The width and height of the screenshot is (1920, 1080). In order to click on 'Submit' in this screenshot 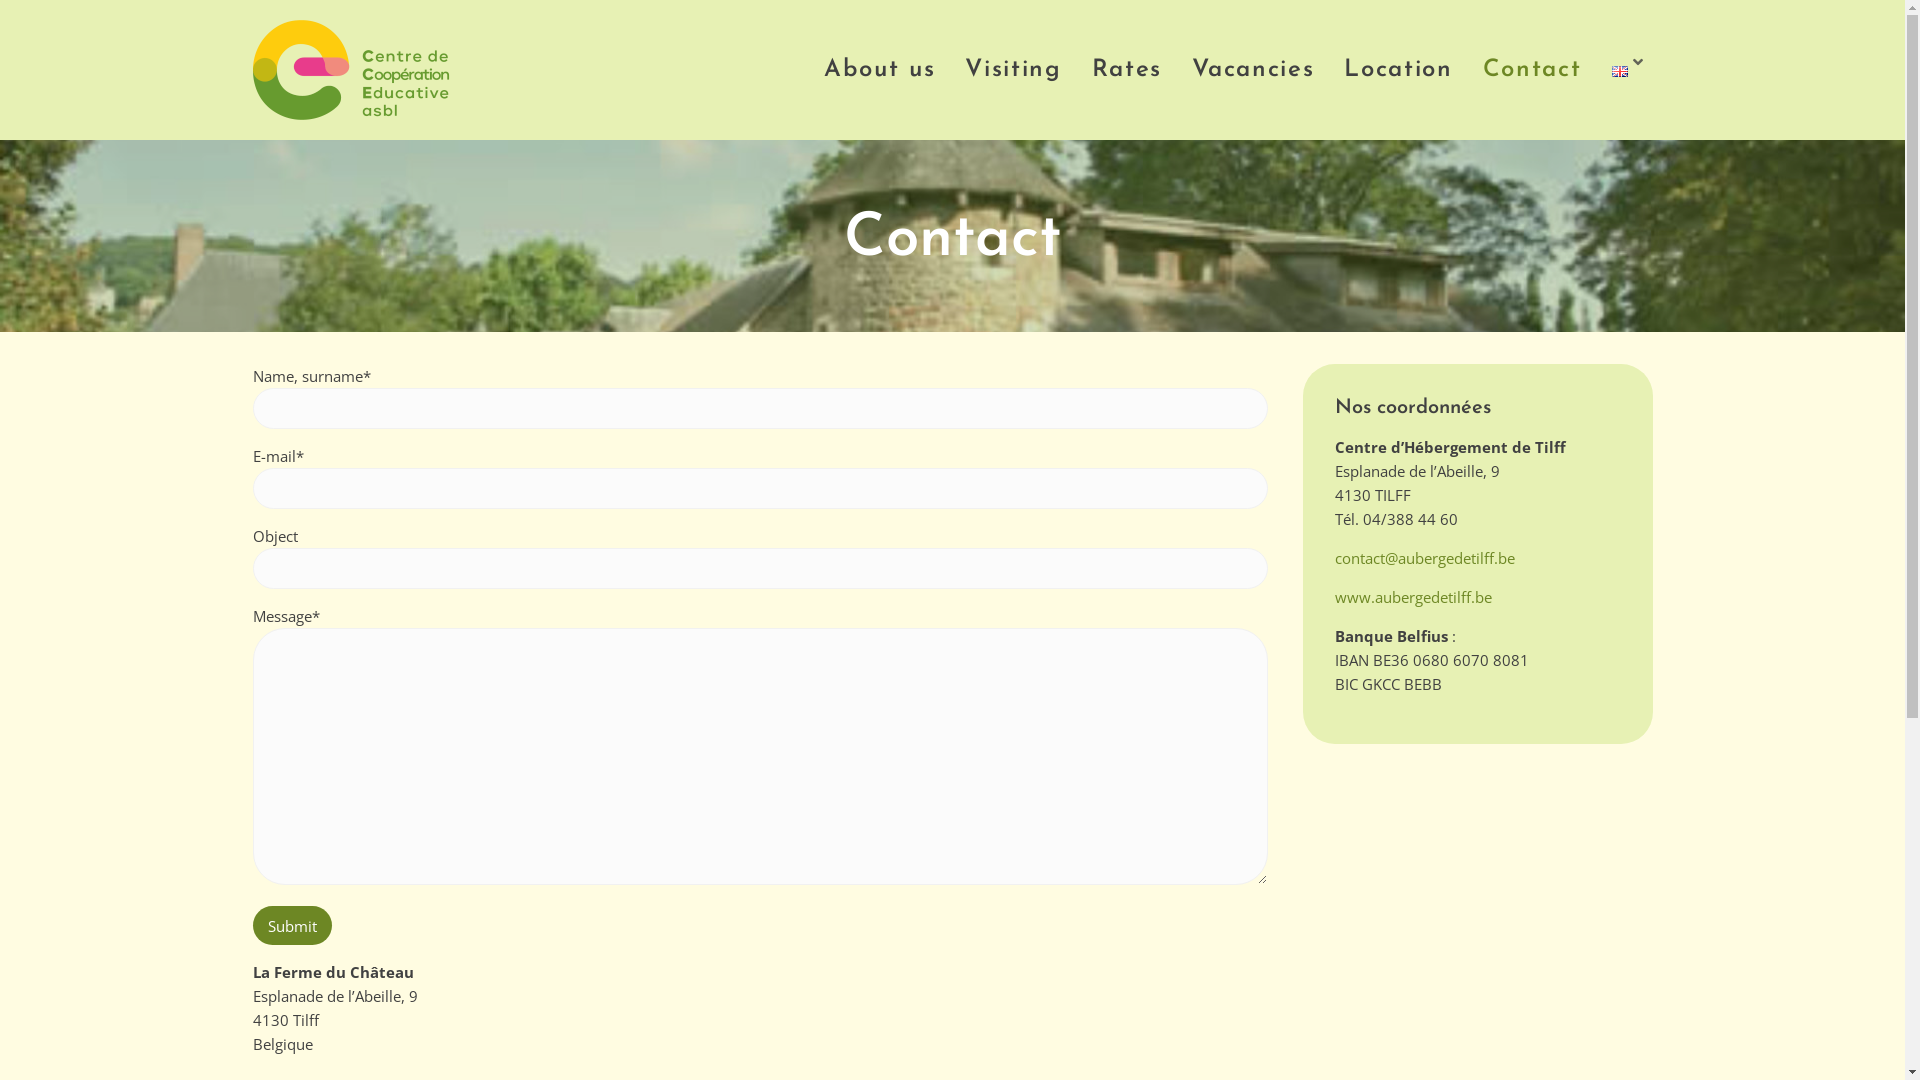, I will do `click(290, 925)`.